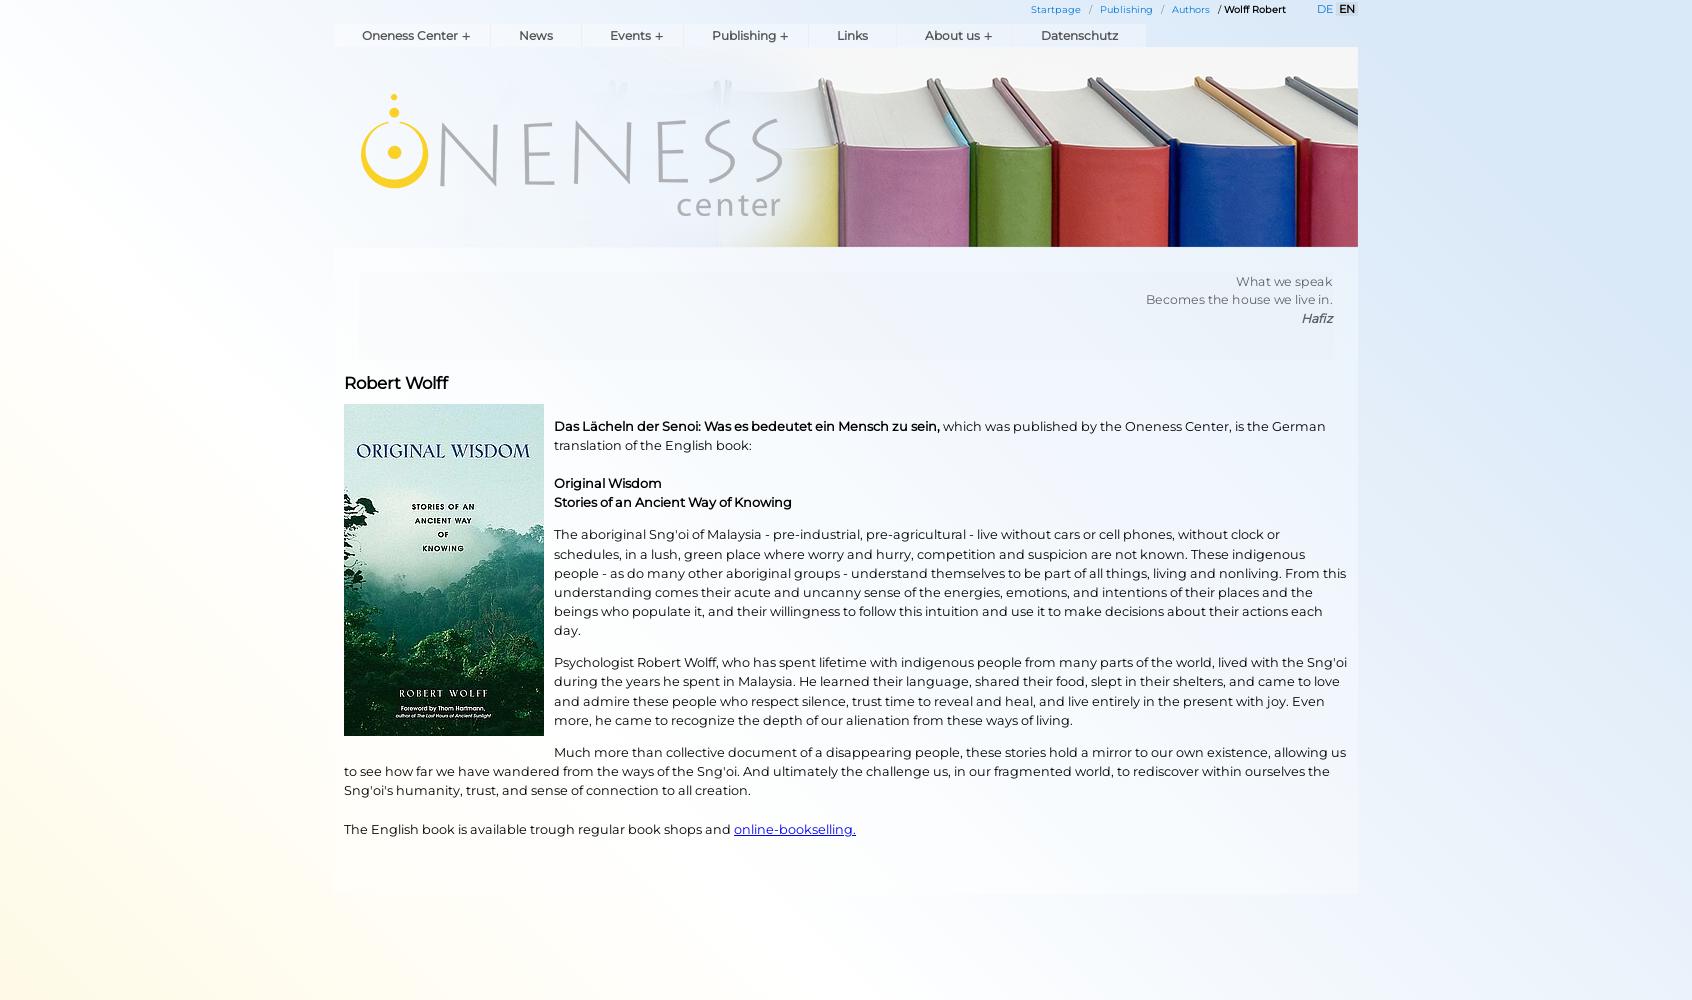 Image resolution: width=1692 pixels, height=1000 pixels. Describe the element at coordinates (950, 690) in the screenshot. I see `'Psychologist Robert Wolff, who has spent lifetime with indigenous people from many parts of the world, lived with the Sng'oi during the years he spent in Malaysia. He learned their language, shared their food, slept in their shelters, and came to love and admire these people who respect silence, trust time to reveal and heal, and live entirely in the present with joy. Even more, he came to recognize the depth of our alienation from these ways of living.'` at that location.